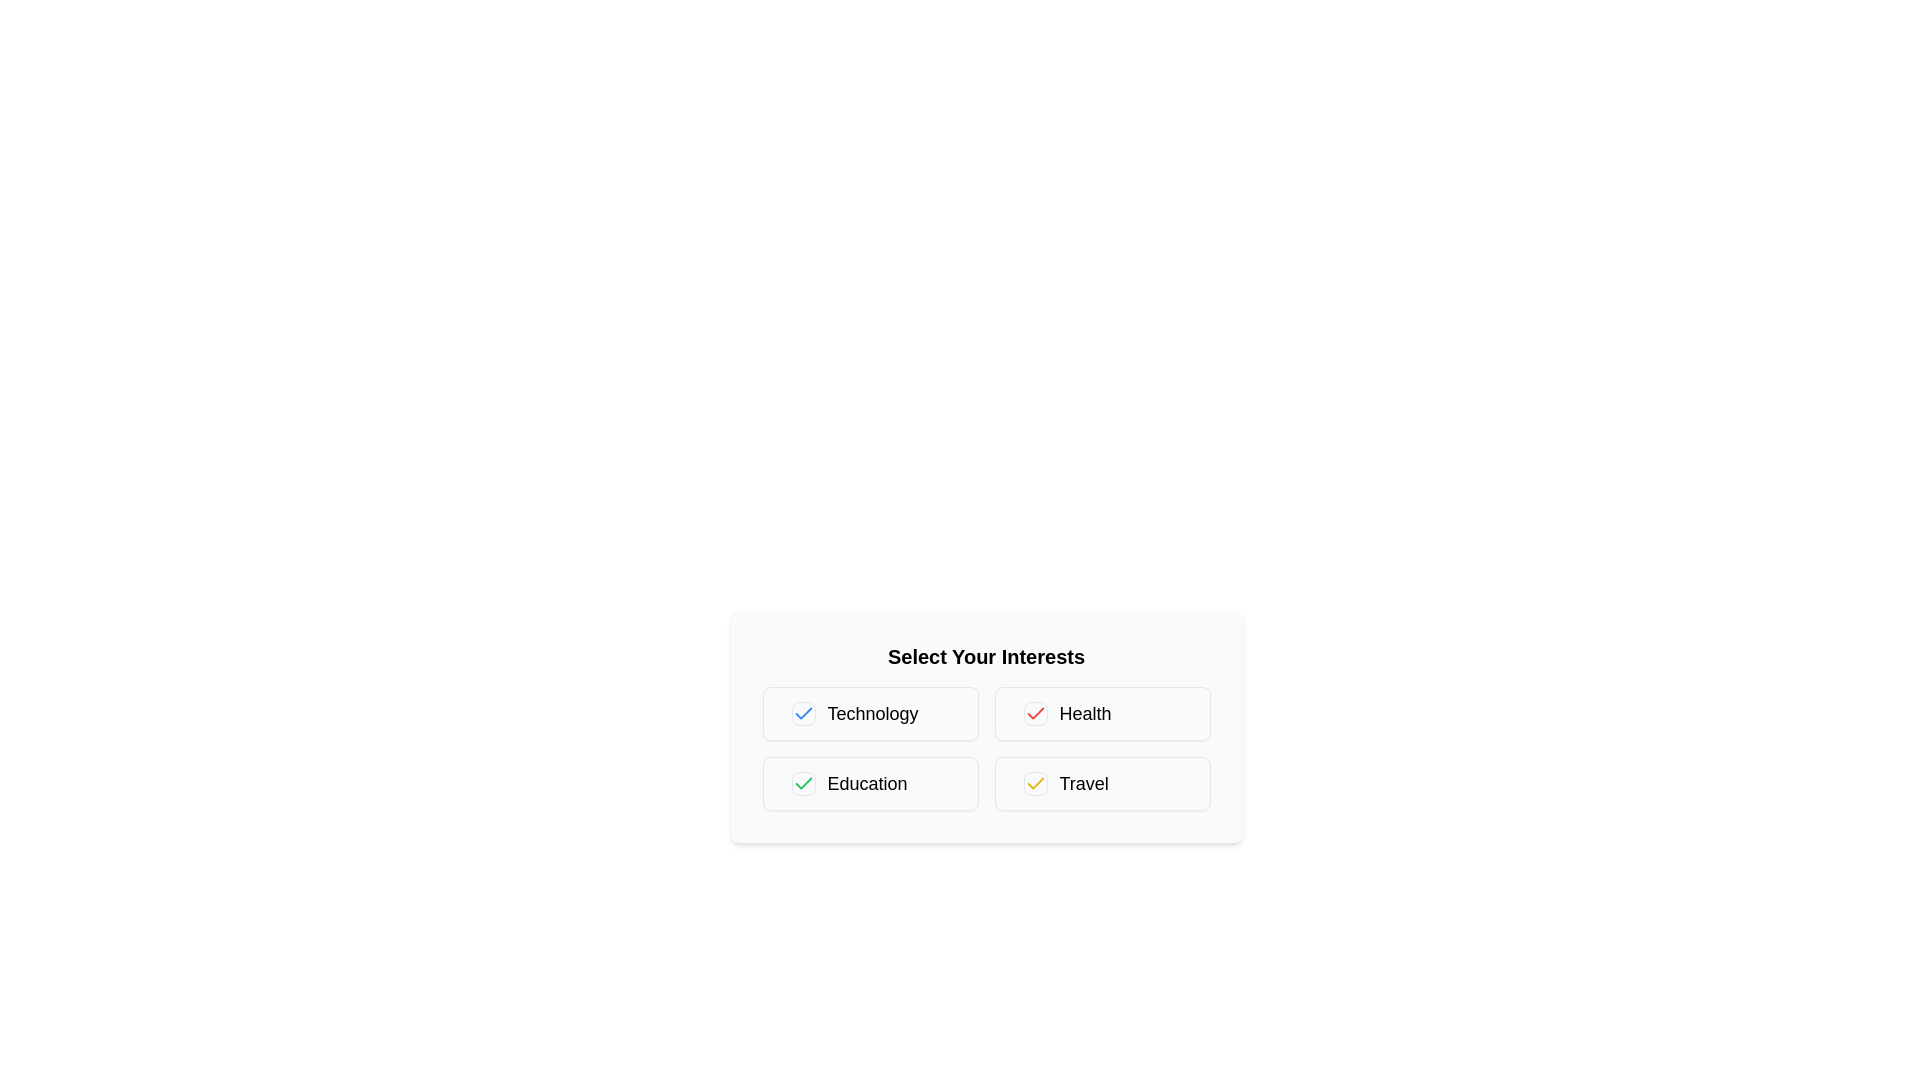 Image resolution: width=1920 pixels, height=1080 pixels. I want to click on the heading 'Select Your Interests' and read its content, so click(986, 656).